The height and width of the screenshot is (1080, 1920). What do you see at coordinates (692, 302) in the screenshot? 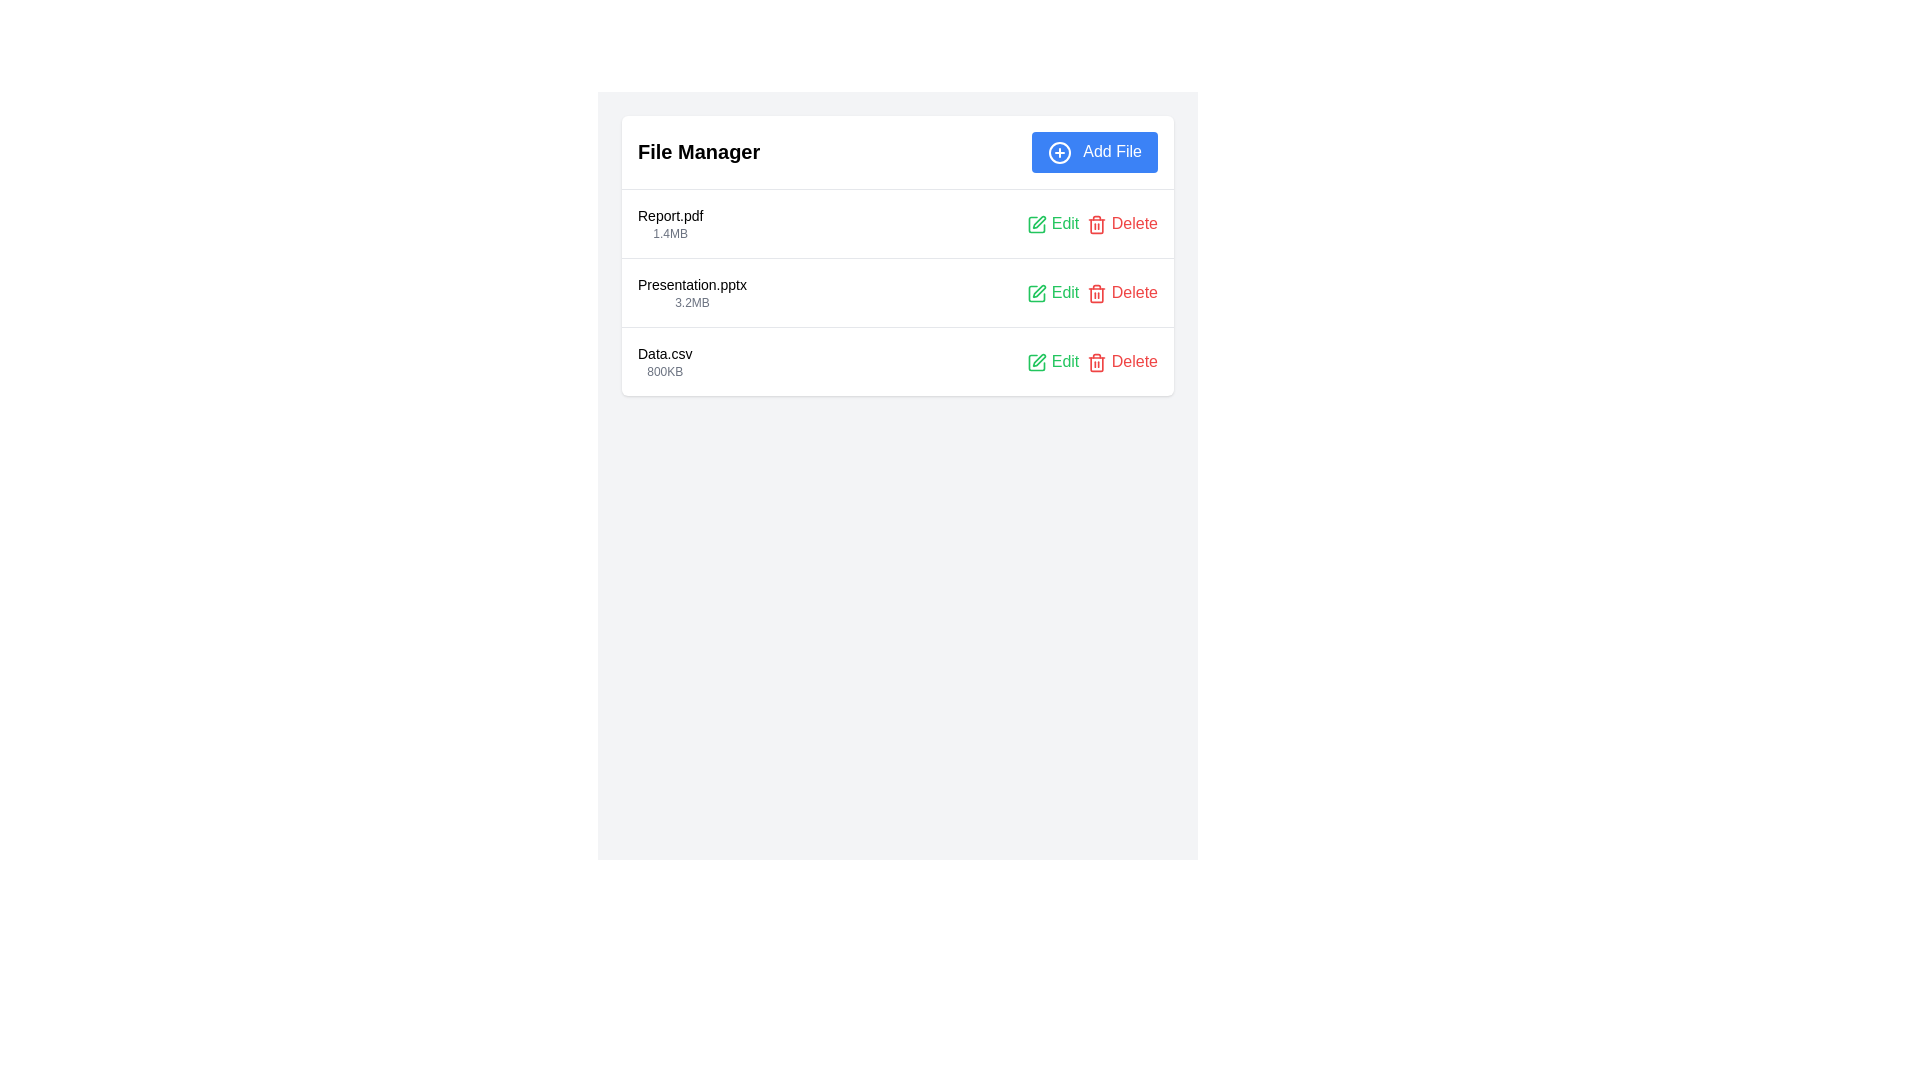
I see `the text label displaying '3.2MB' located below the filename 'Presentation.pptx' in the File Manager interface` at bounding box center [692, 302].